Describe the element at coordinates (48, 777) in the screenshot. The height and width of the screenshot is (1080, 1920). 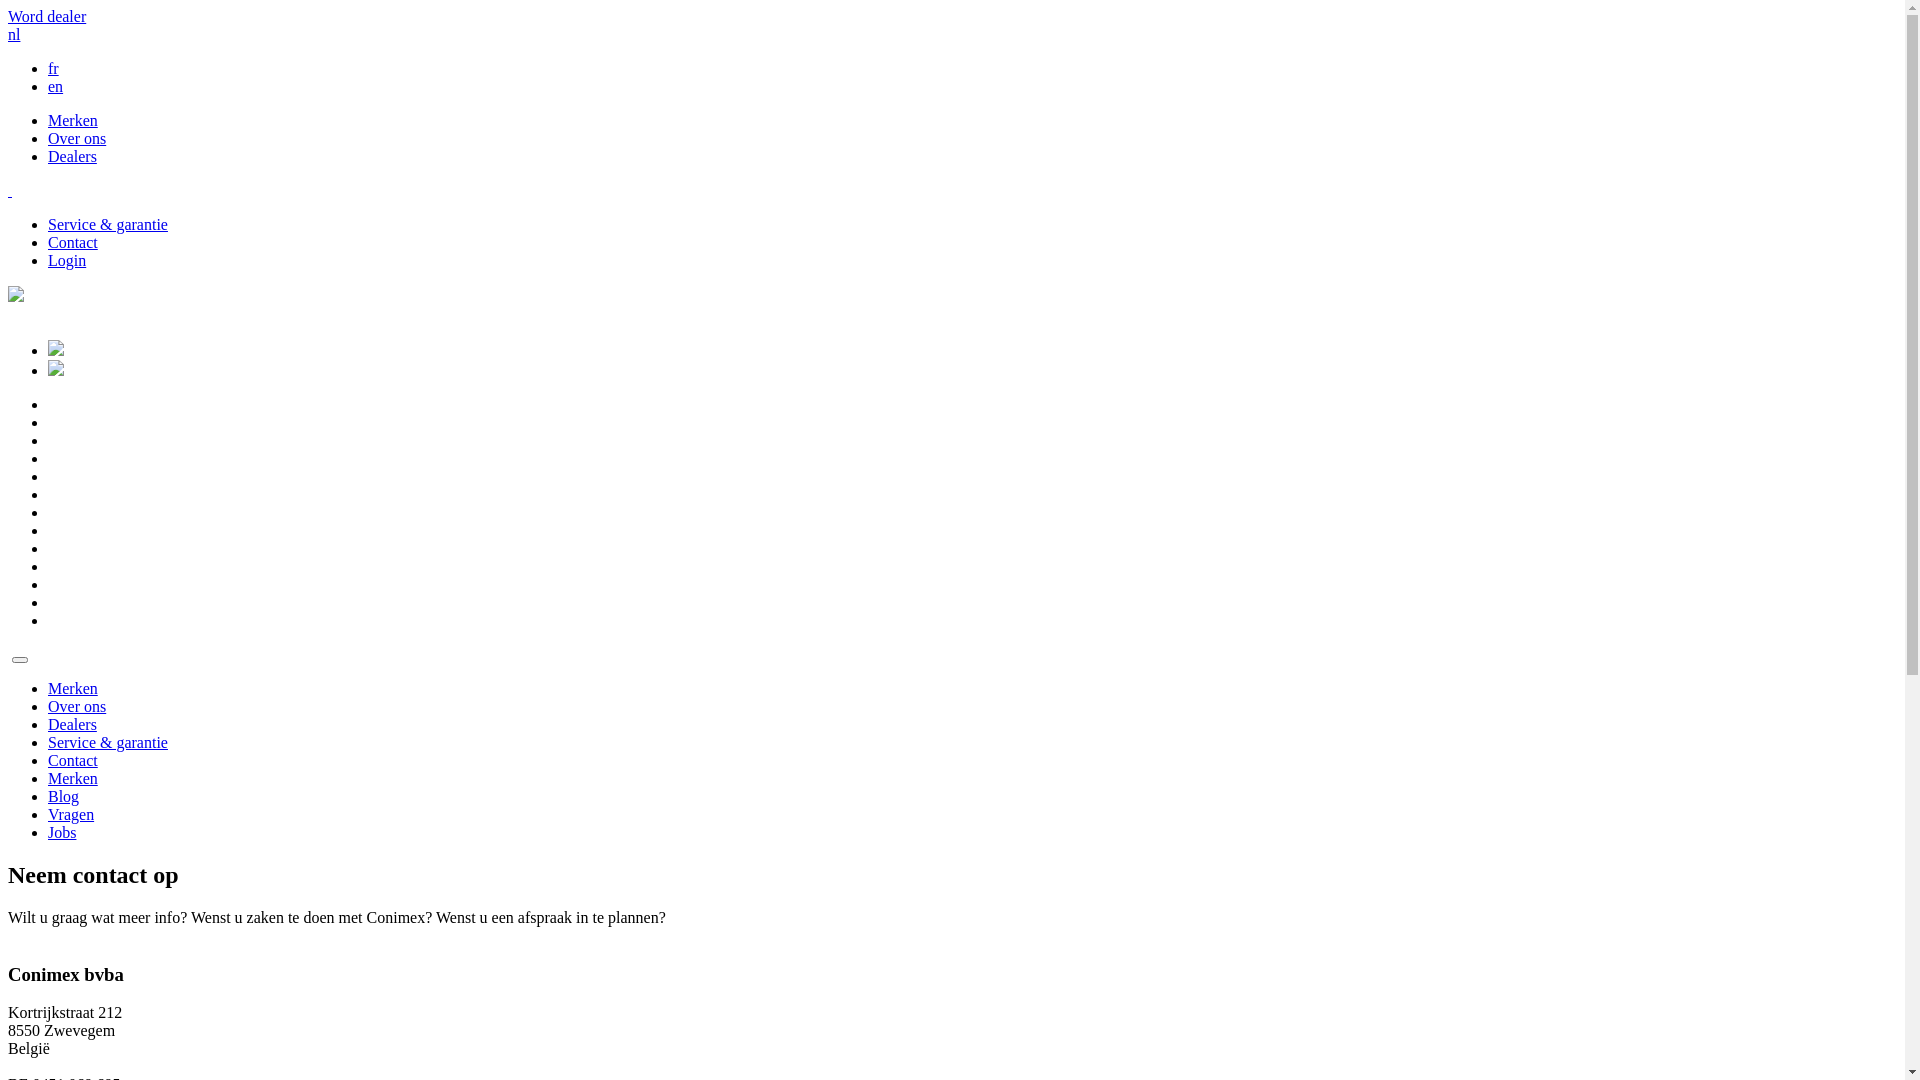
I see `'Merken'` at that location.